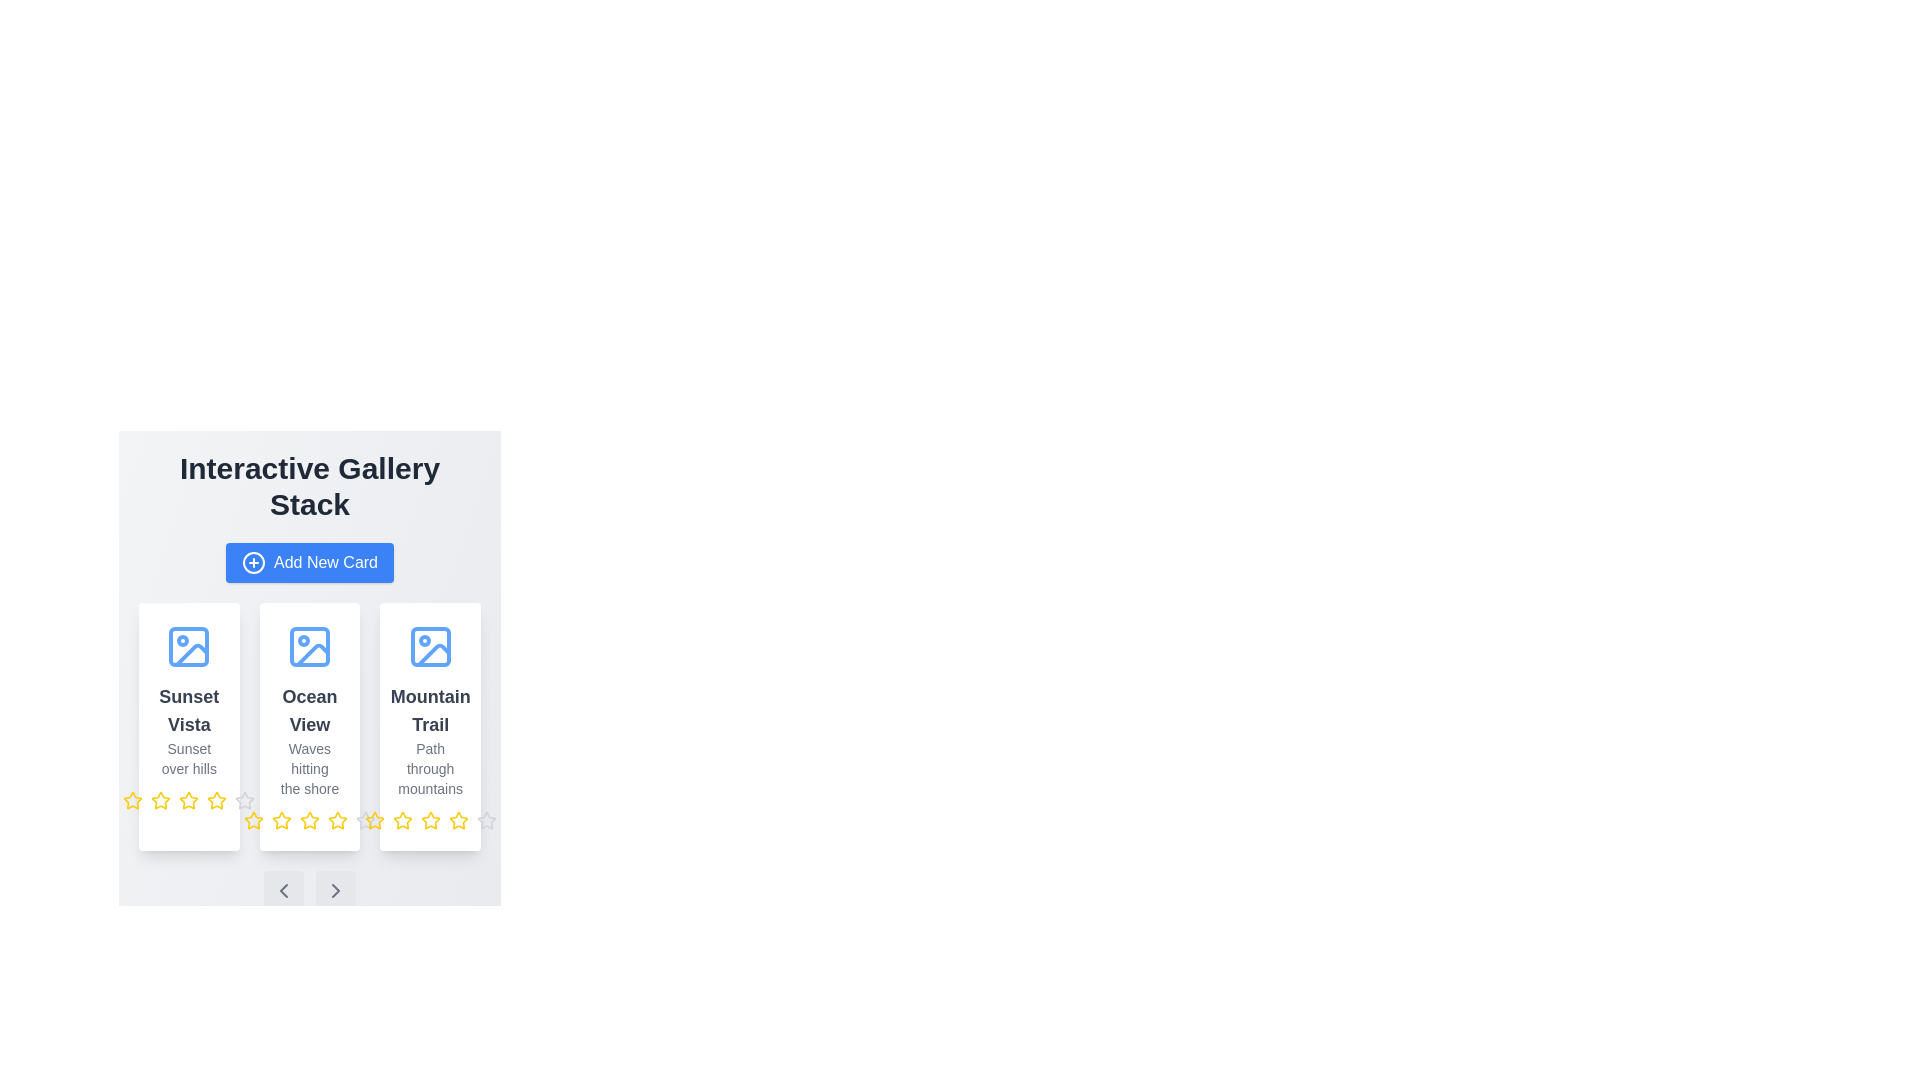 The width and height of the screenshot is (1920, 1080). I want to click on the seventh yellow star icon with a hollow center below the 'Mountain Trail' card in the 'Interactive Gallery Stack', so click(457, 821).